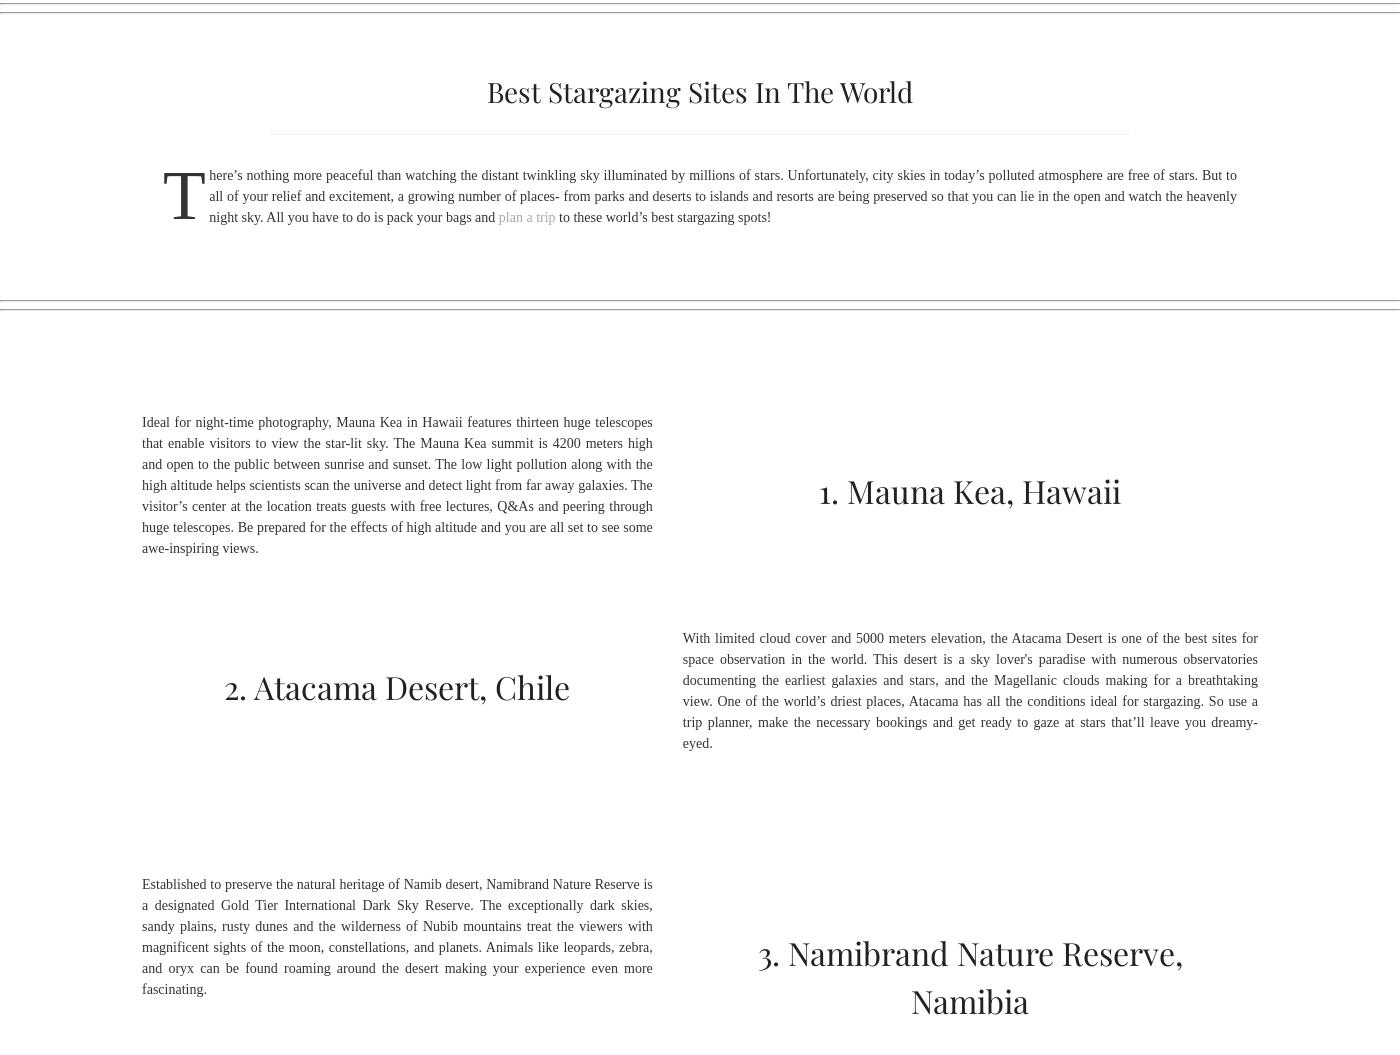 The width and height of the screenshot is (1400, 1055). I want to click on 'here’s nothing more peaceful than watching the distant twinkling sky illuminated by millions of stars. Unfortunately, city skies in today’s polluted atmosphere are free of stars. But to all of your relief and excitement, a growing number of places- from parks and deserts to islands and resorts are being preserved so that you can lie in the open and watch the heavenly night sky. All you have to do is pack your bags and', so click(722, 194).